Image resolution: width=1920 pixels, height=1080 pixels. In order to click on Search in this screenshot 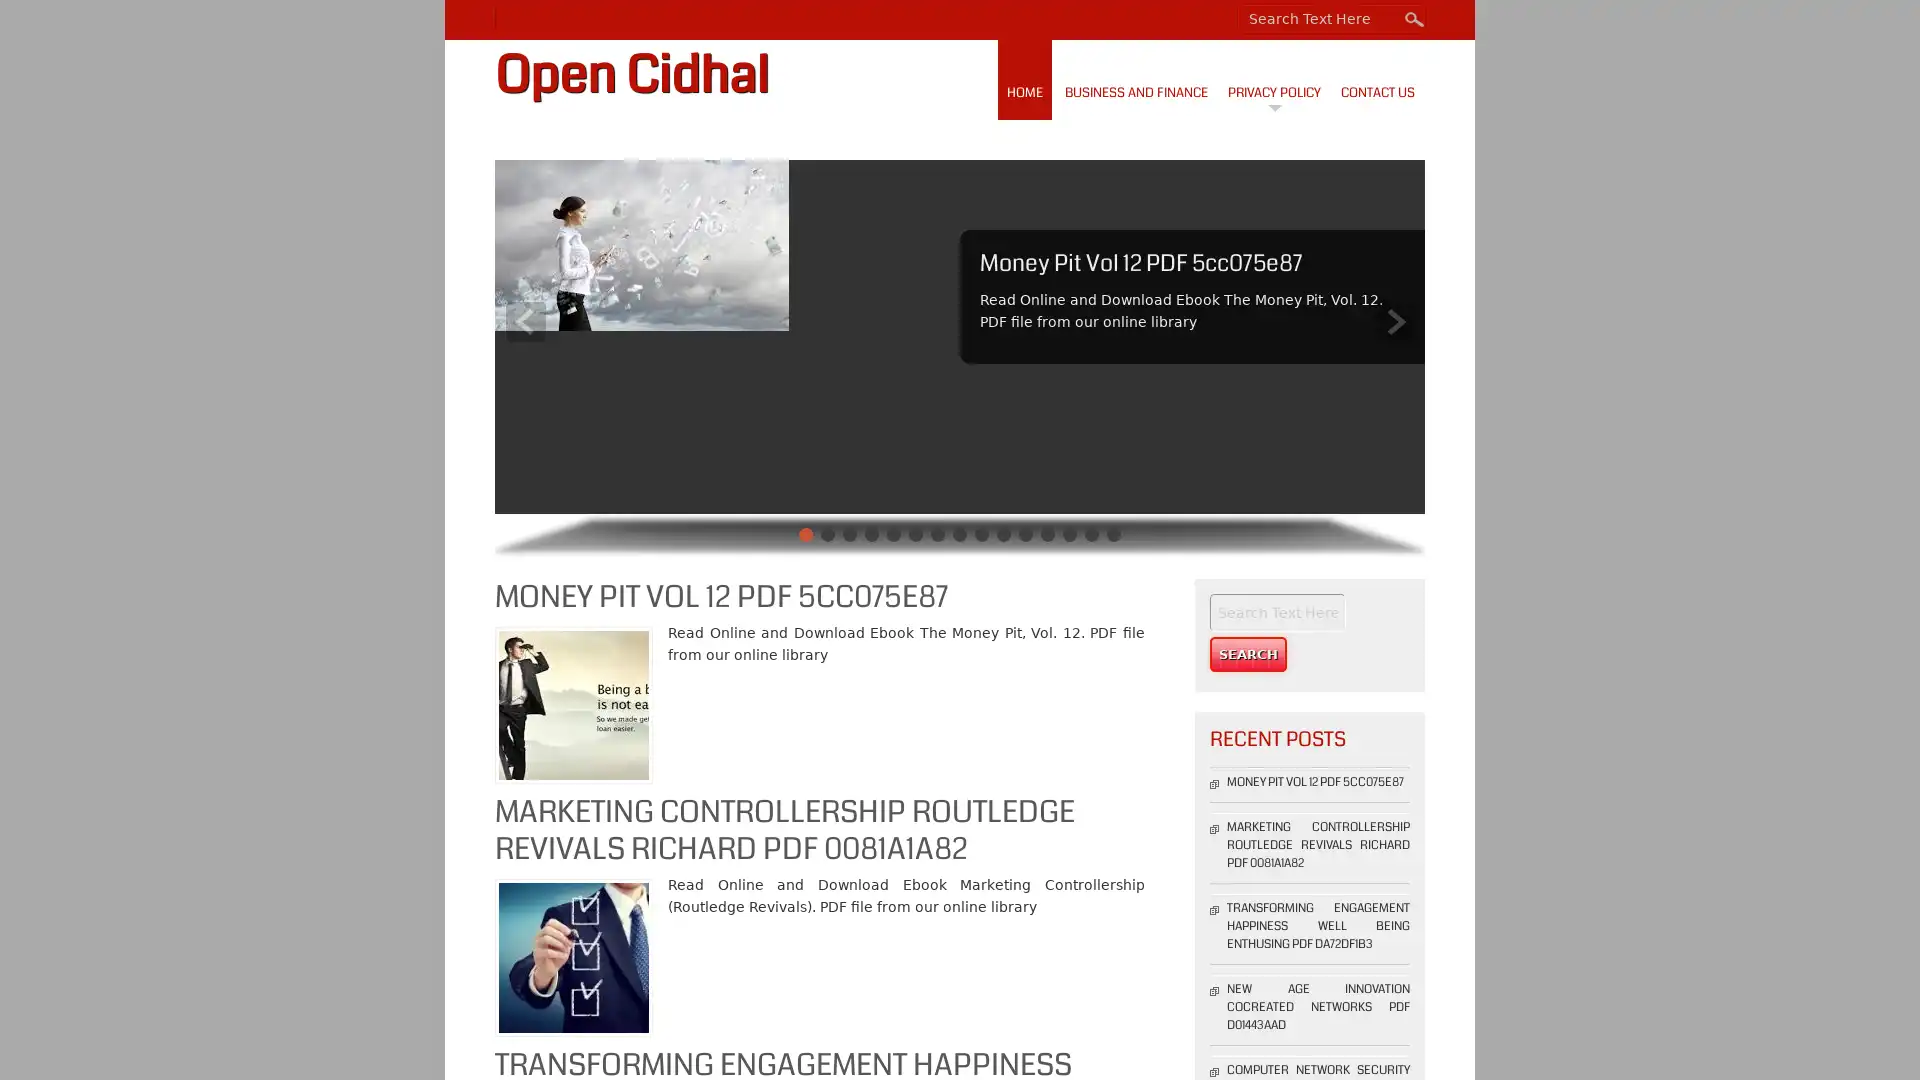, I will do `click(1247, 654)`.